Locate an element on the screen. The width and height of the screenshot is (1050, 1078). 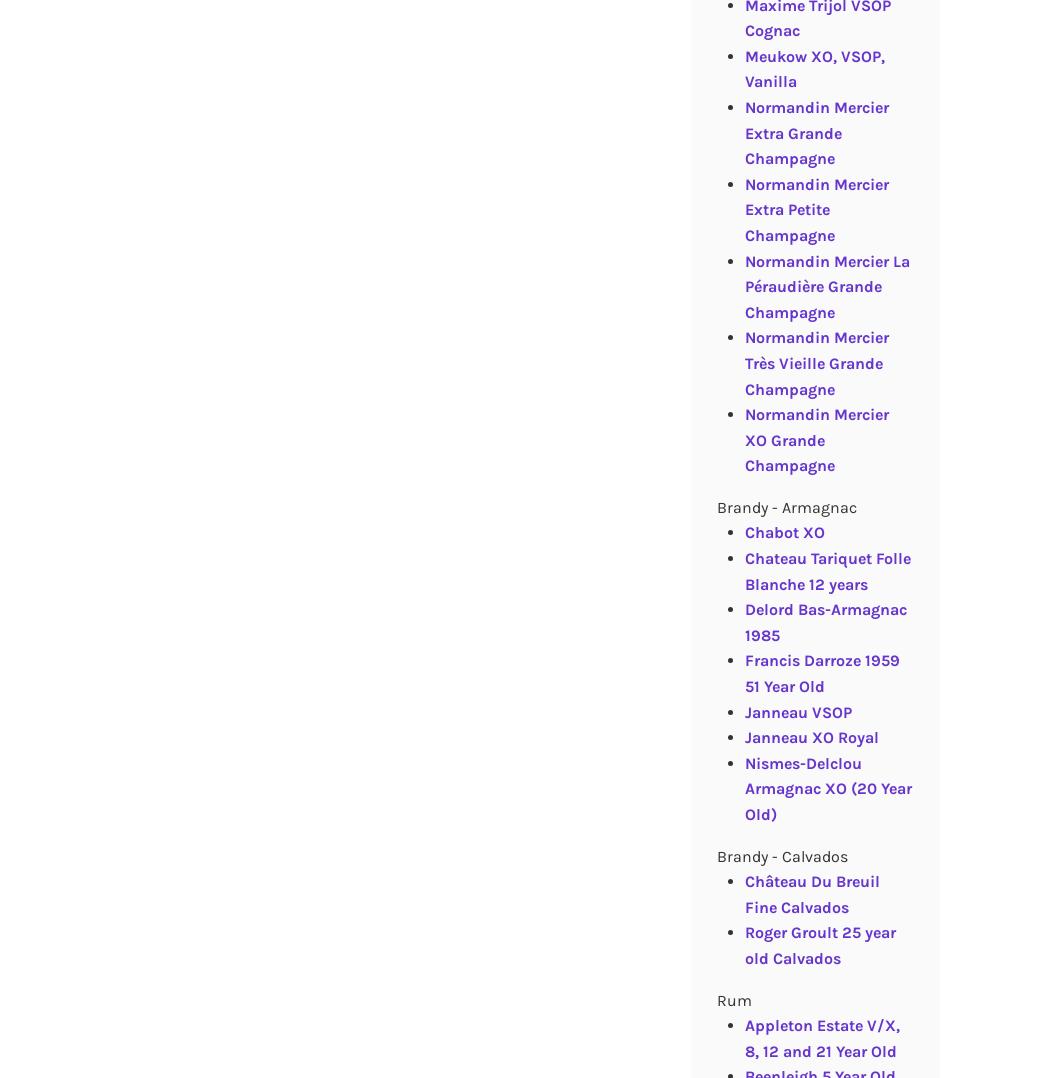
'Chateau Tariquet Folle Blanche 12 years' is located at coordinates (826, 570).